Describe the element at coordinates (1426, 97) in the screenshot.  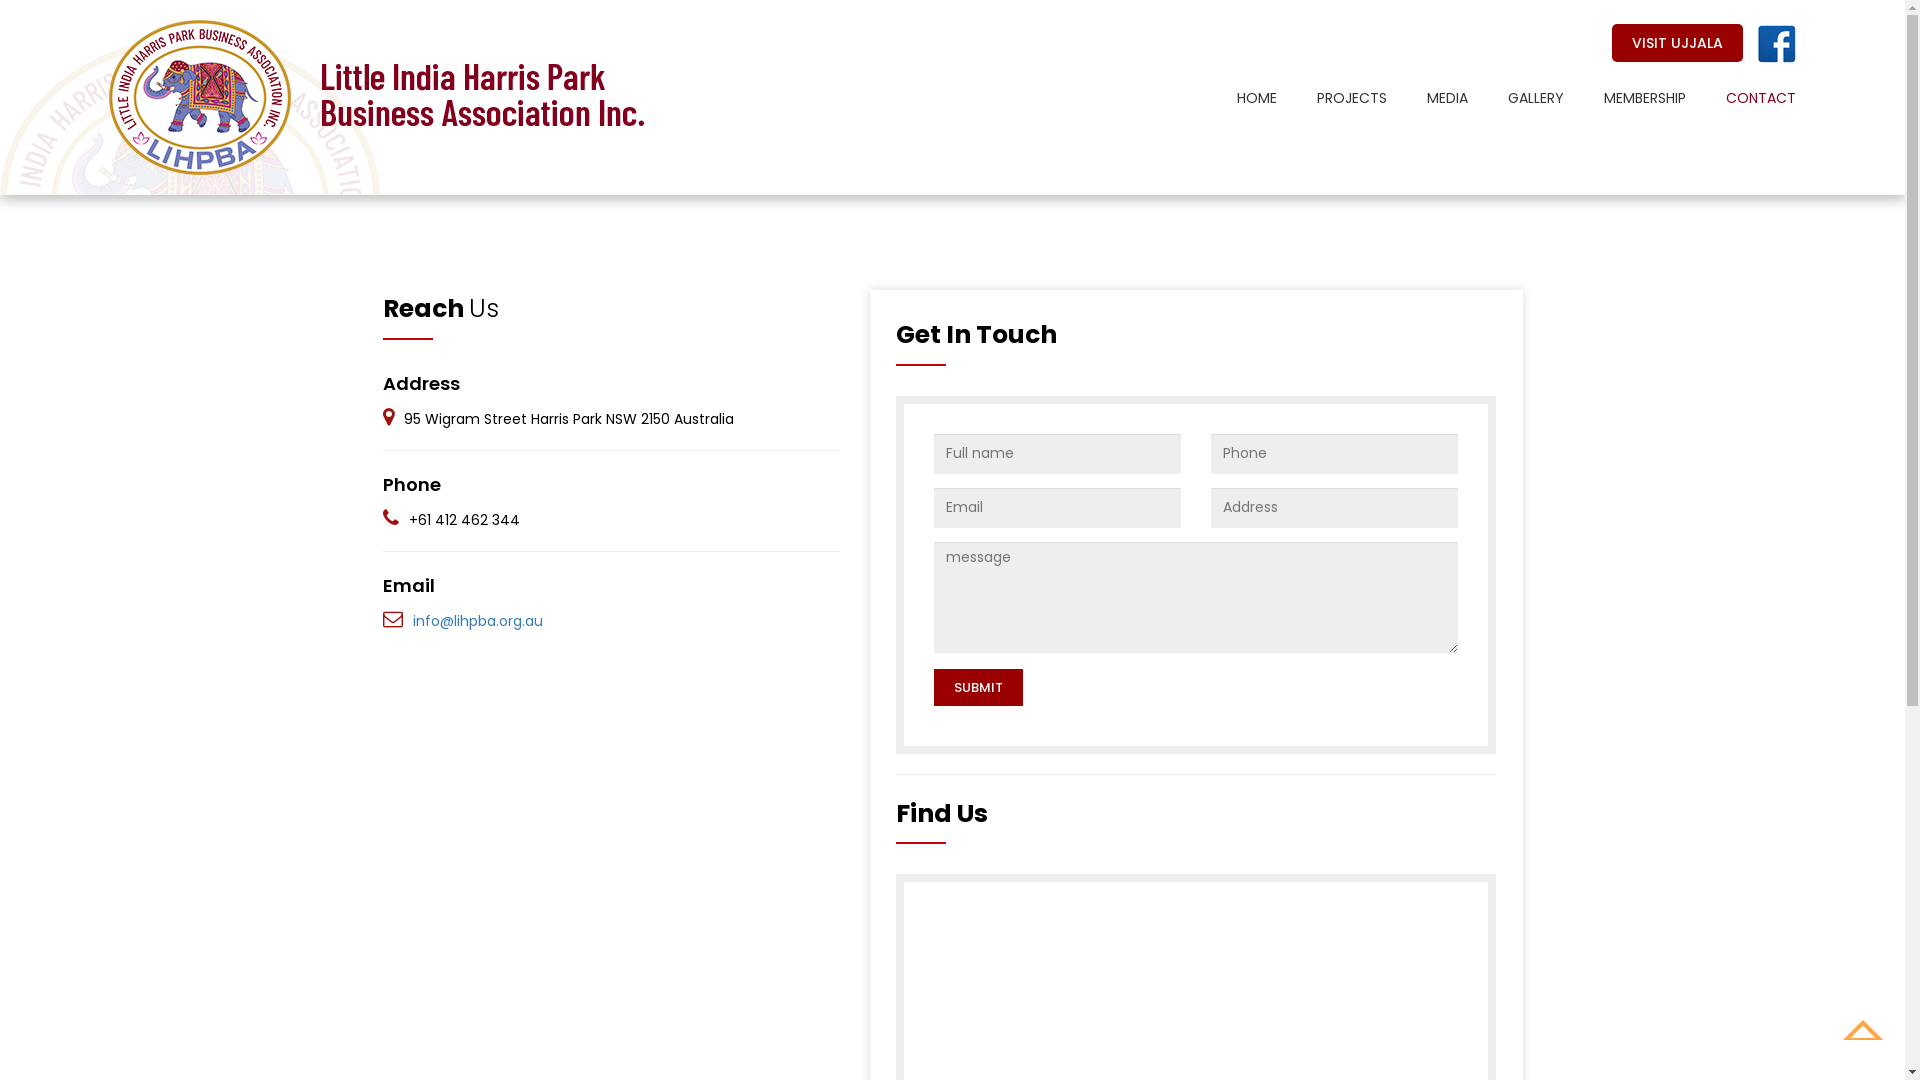
I see `'MEDIA'` at that location.